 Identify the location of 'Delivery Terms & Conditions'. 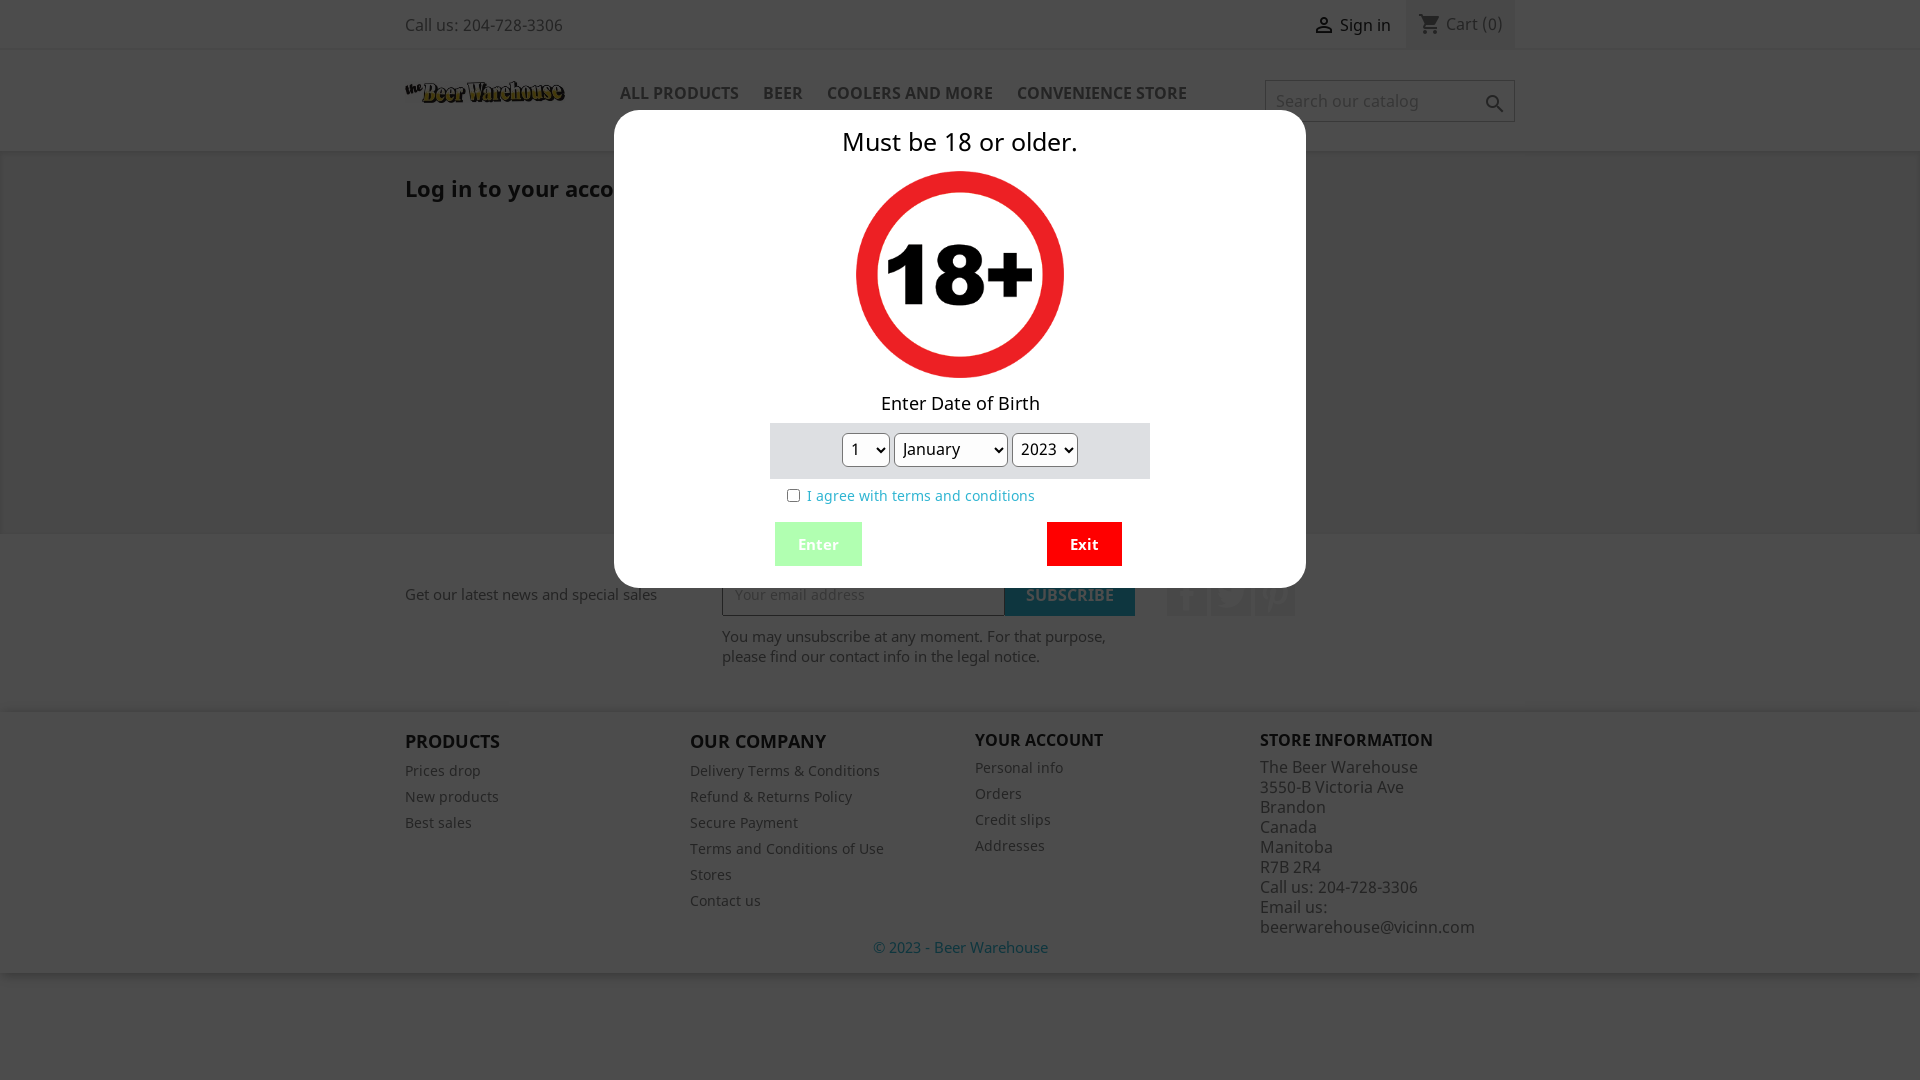
(784, 769).